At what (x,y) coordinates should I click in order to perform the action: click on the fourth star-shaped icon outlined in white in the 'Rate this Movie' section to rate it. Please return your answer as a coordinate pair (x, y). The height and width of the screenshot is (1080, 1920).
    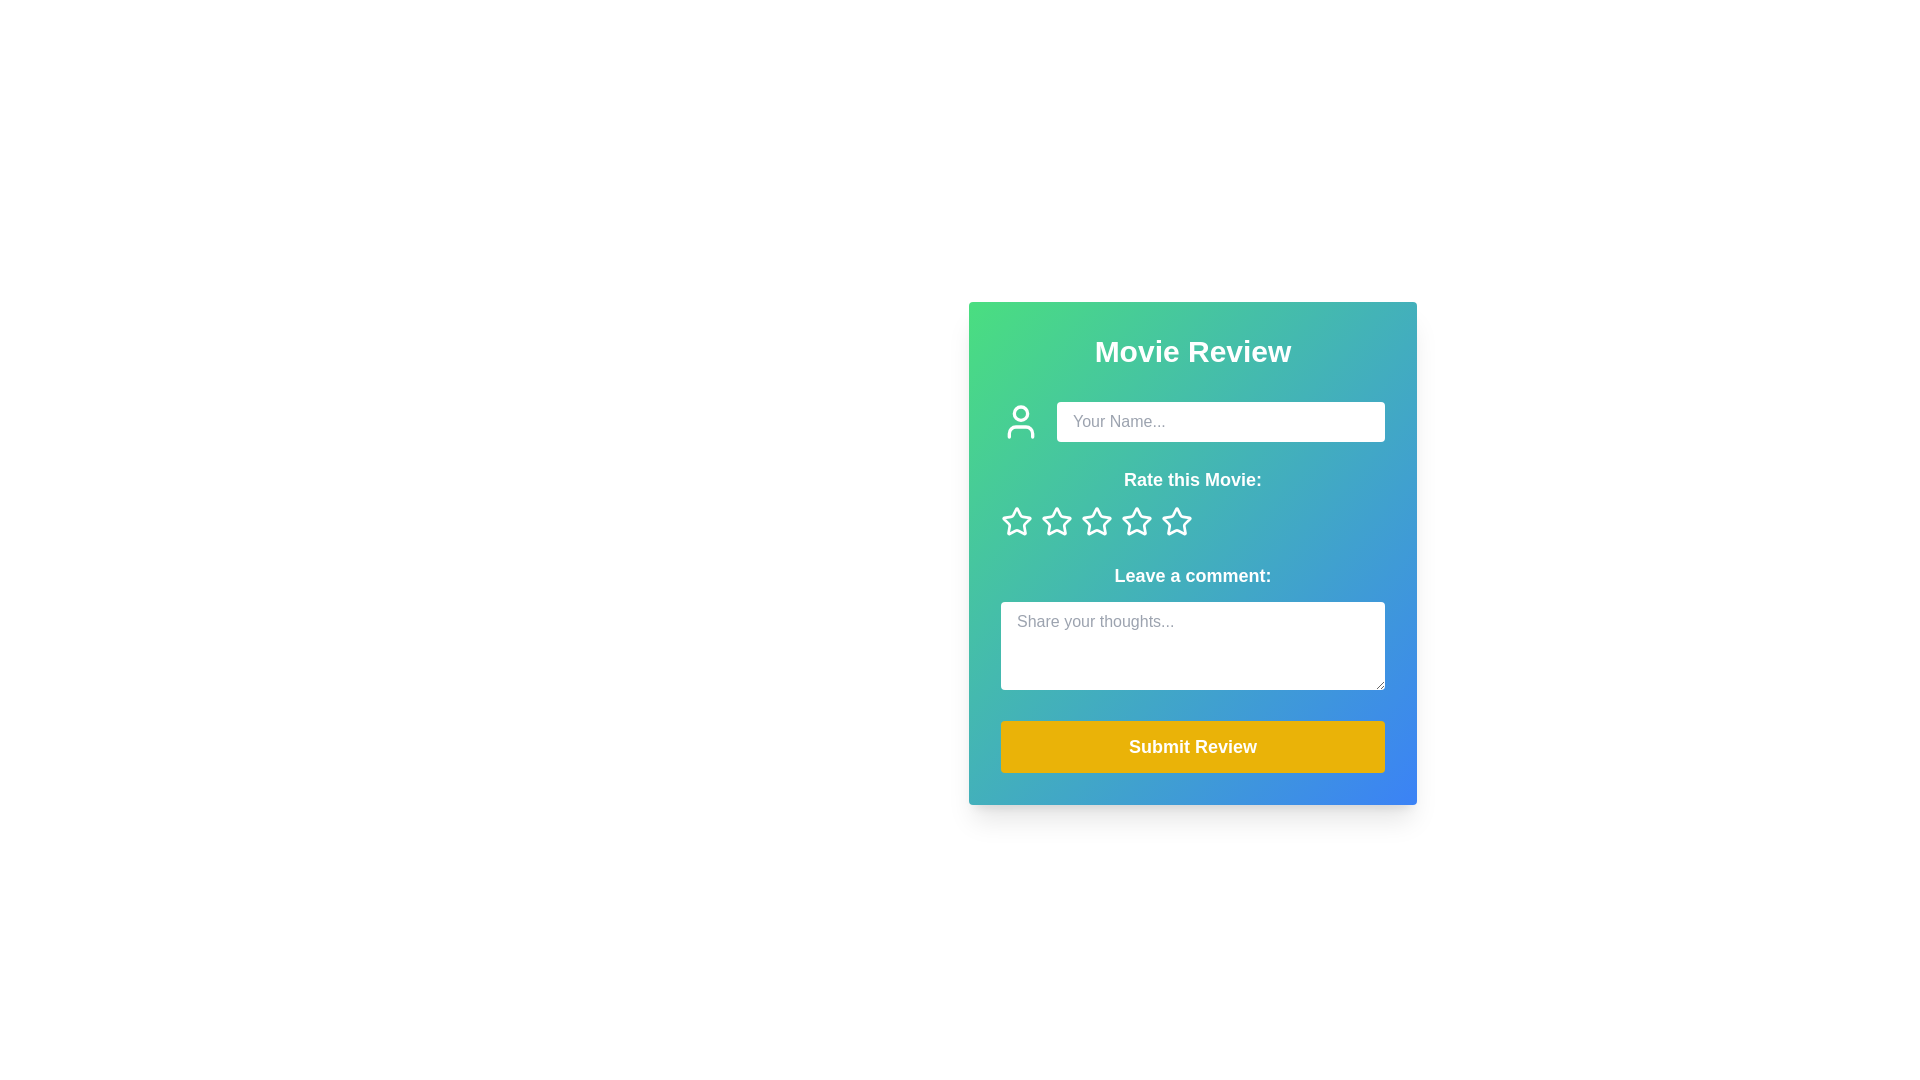
    Looking at the image, I should click on (1096, 520).